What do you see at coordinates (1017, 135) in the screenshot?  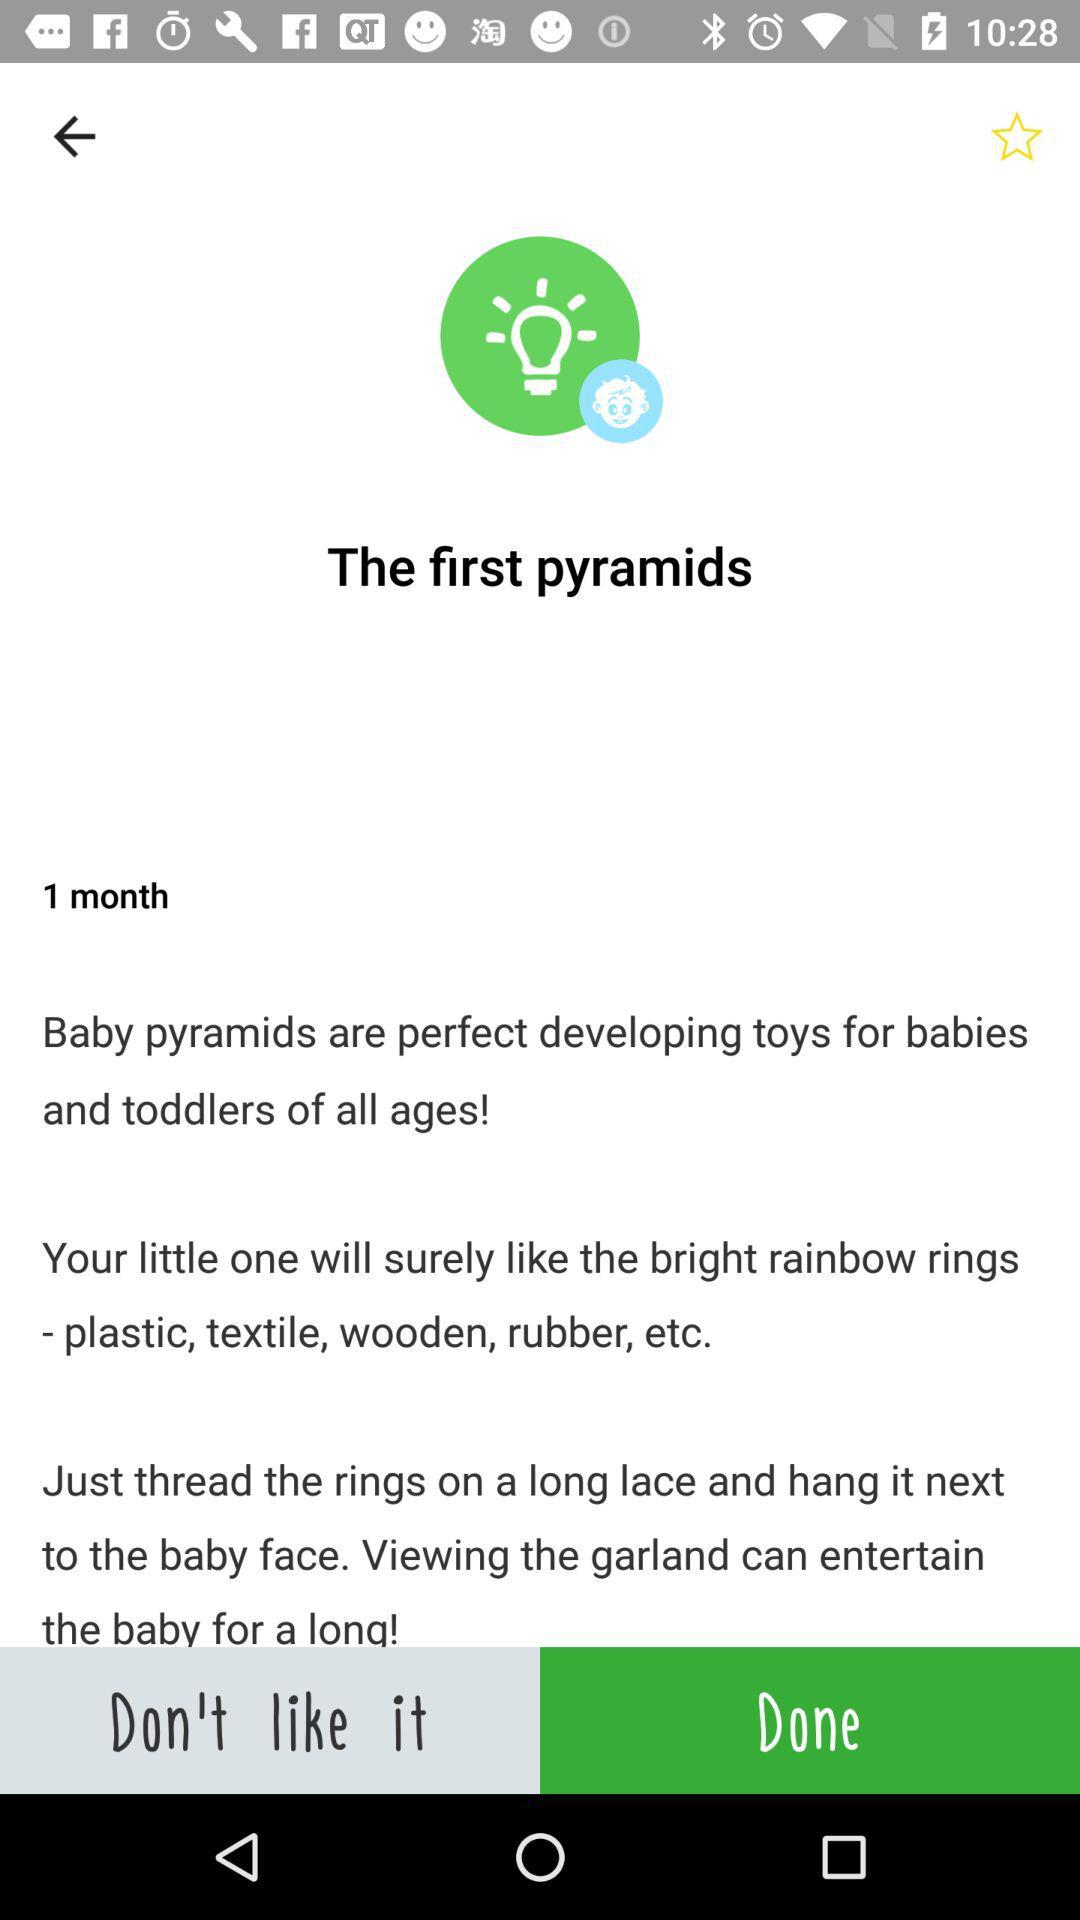 I see `mark article as favorite` at bounding box center [1017, 135].